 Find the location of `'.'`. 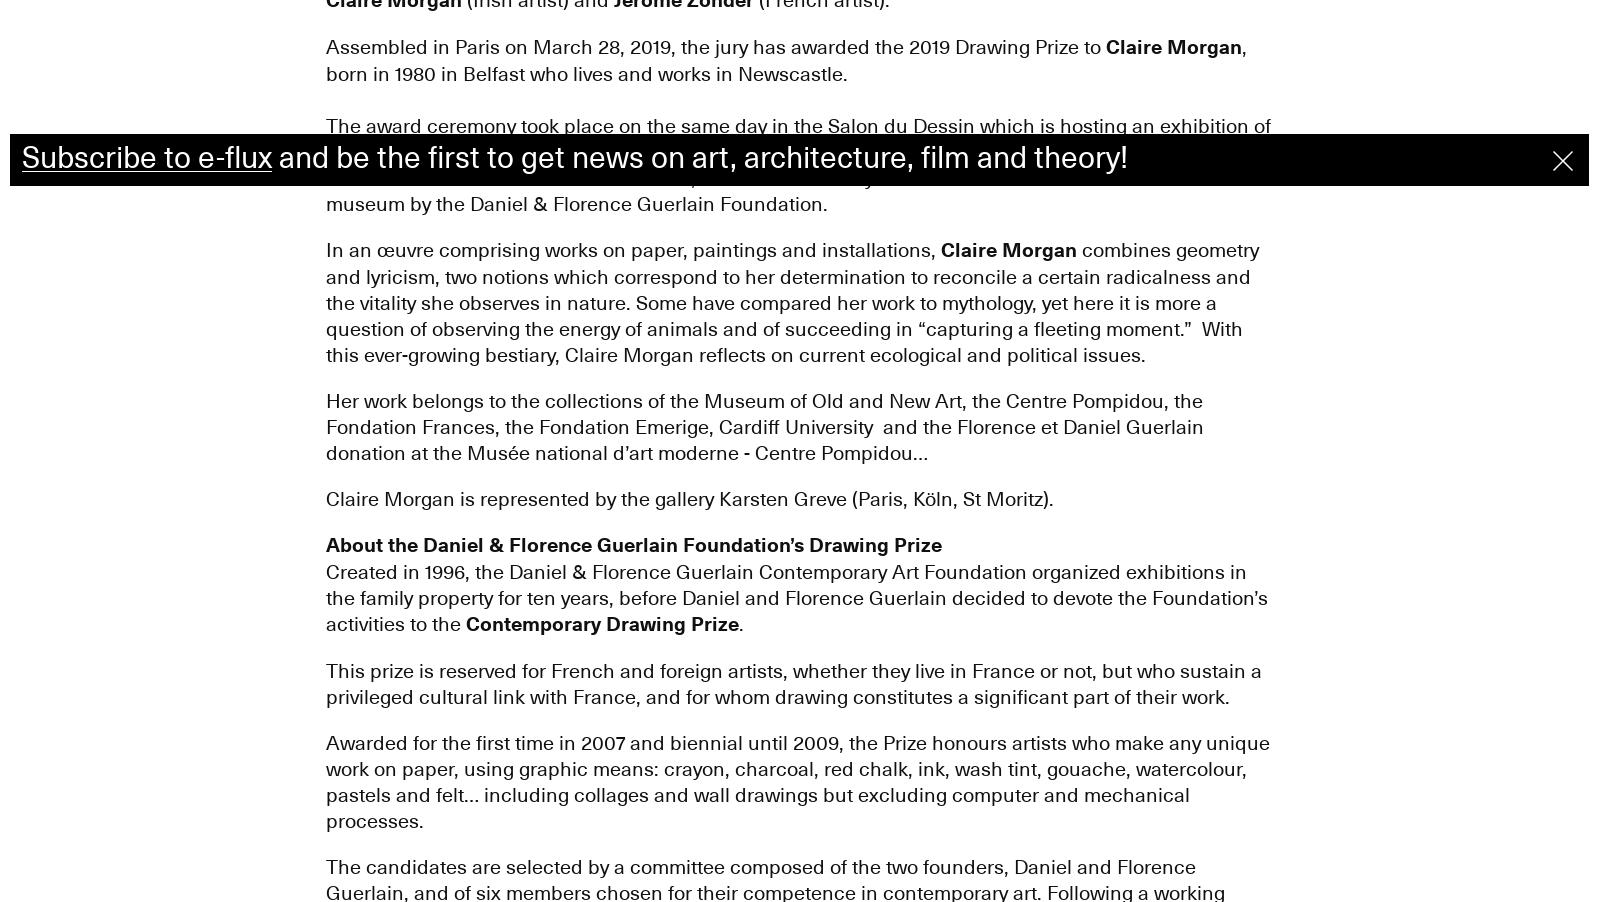

'.' is located at coordinates (736, 622).